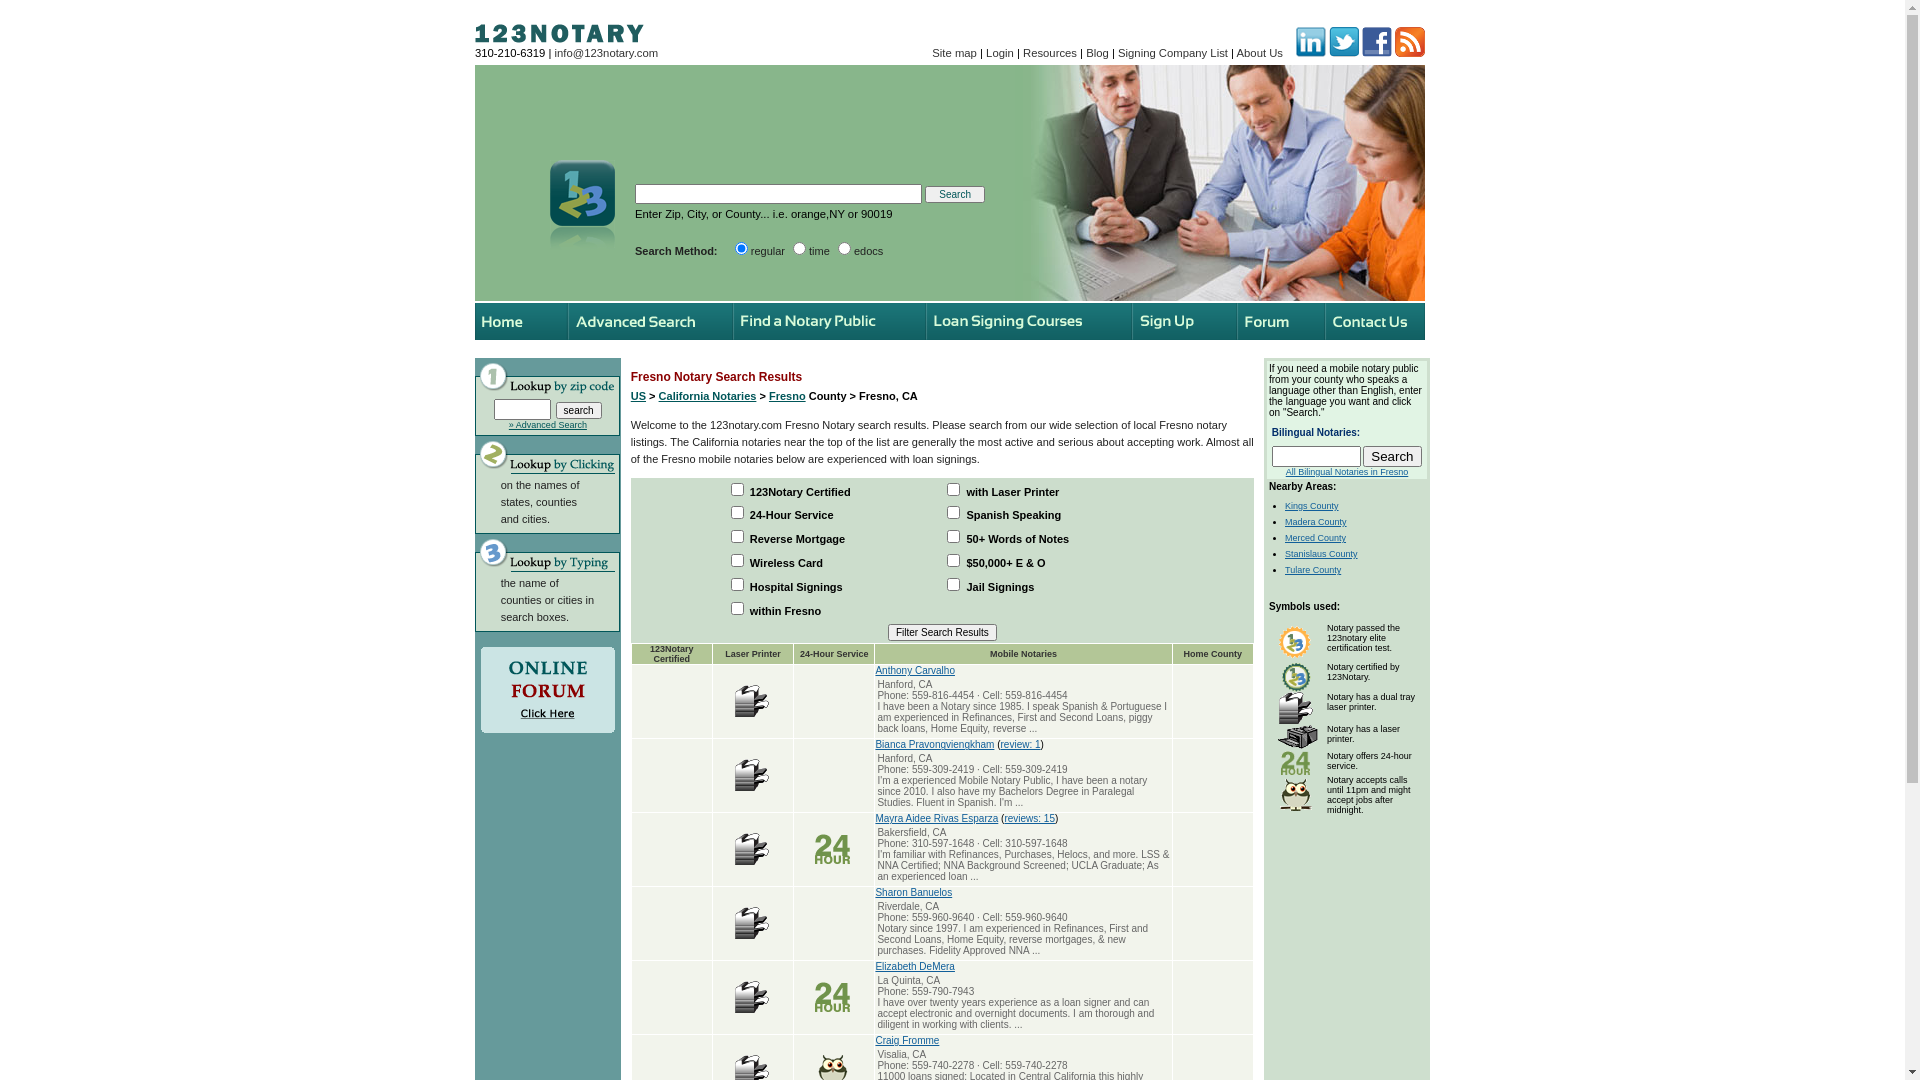 The width and height of the screenshot is (1920, 1080). Describe the element at coordinates (1347, 471) in the screenshot. I see `'All Bilingual Notaries in Fresno'` at that location.